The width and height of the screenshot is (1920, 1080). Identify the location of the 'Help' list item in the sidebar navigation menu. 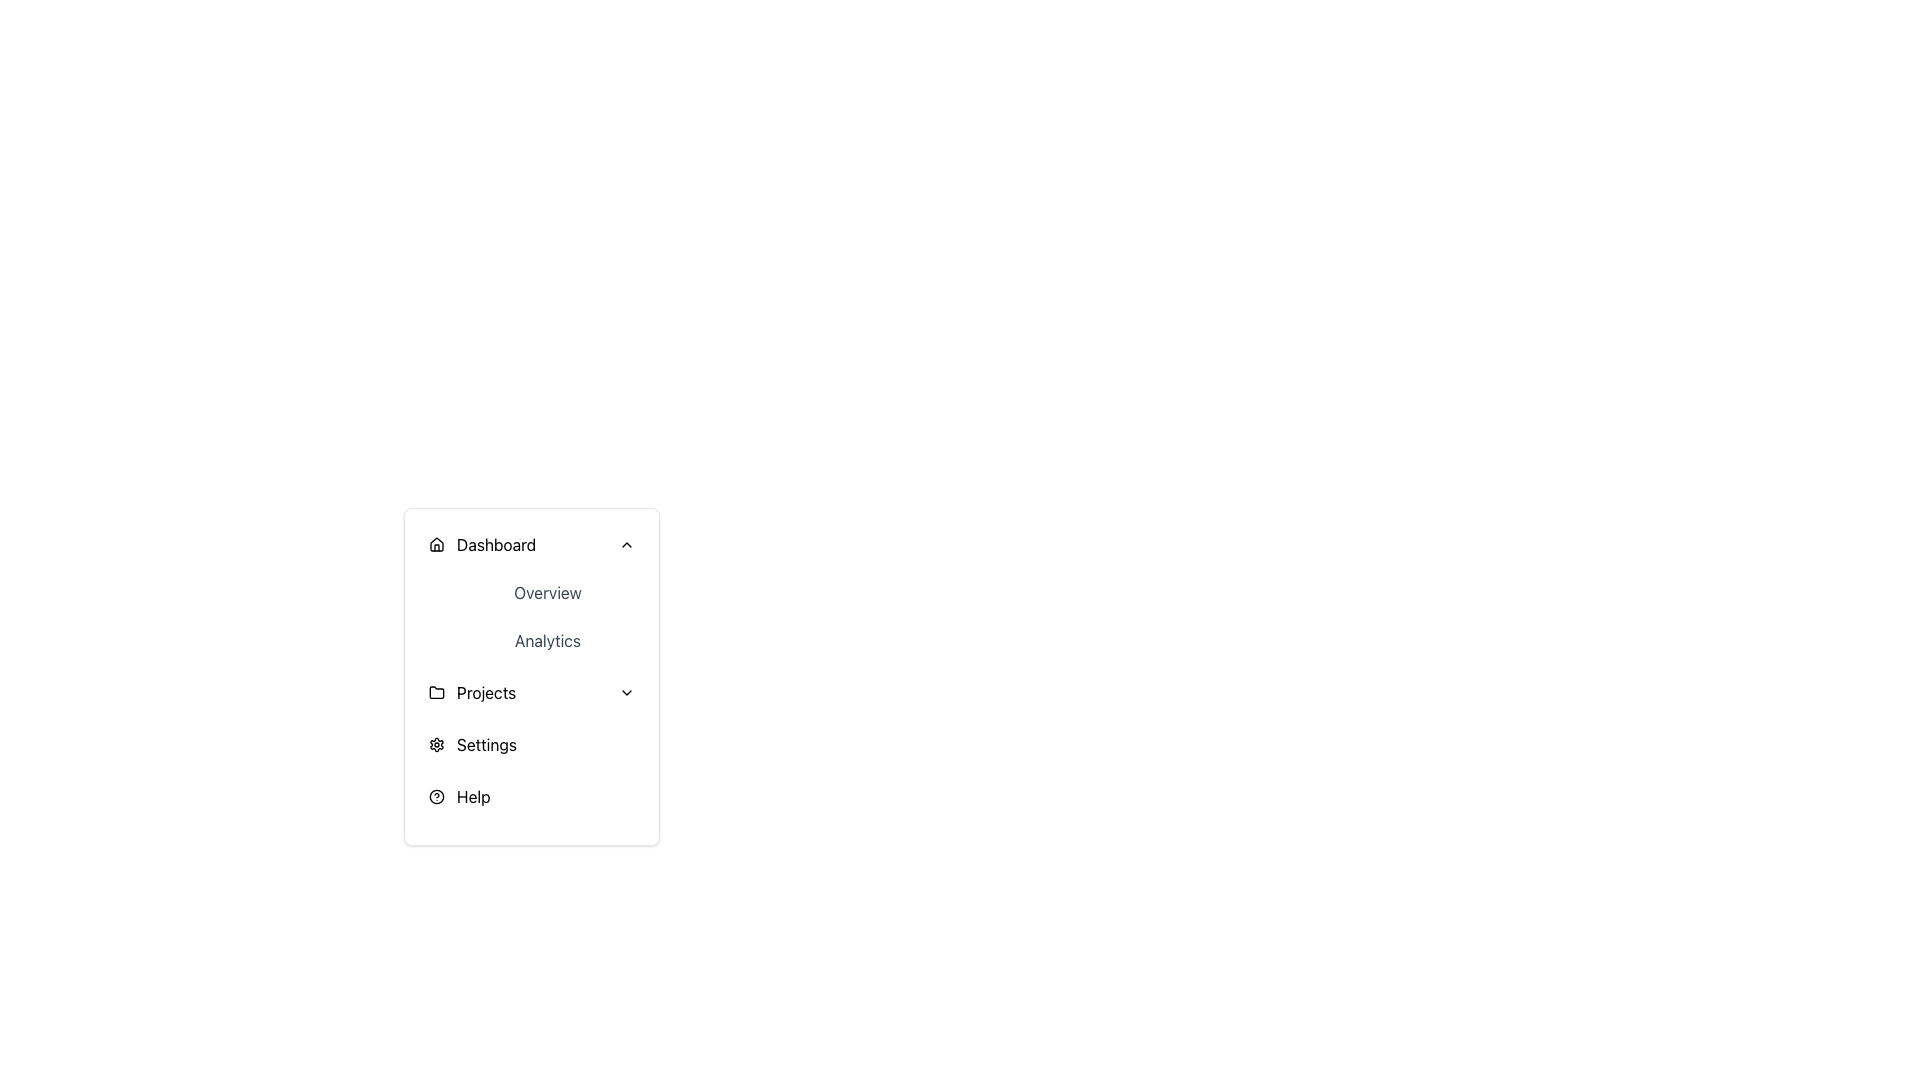
(532, 796).